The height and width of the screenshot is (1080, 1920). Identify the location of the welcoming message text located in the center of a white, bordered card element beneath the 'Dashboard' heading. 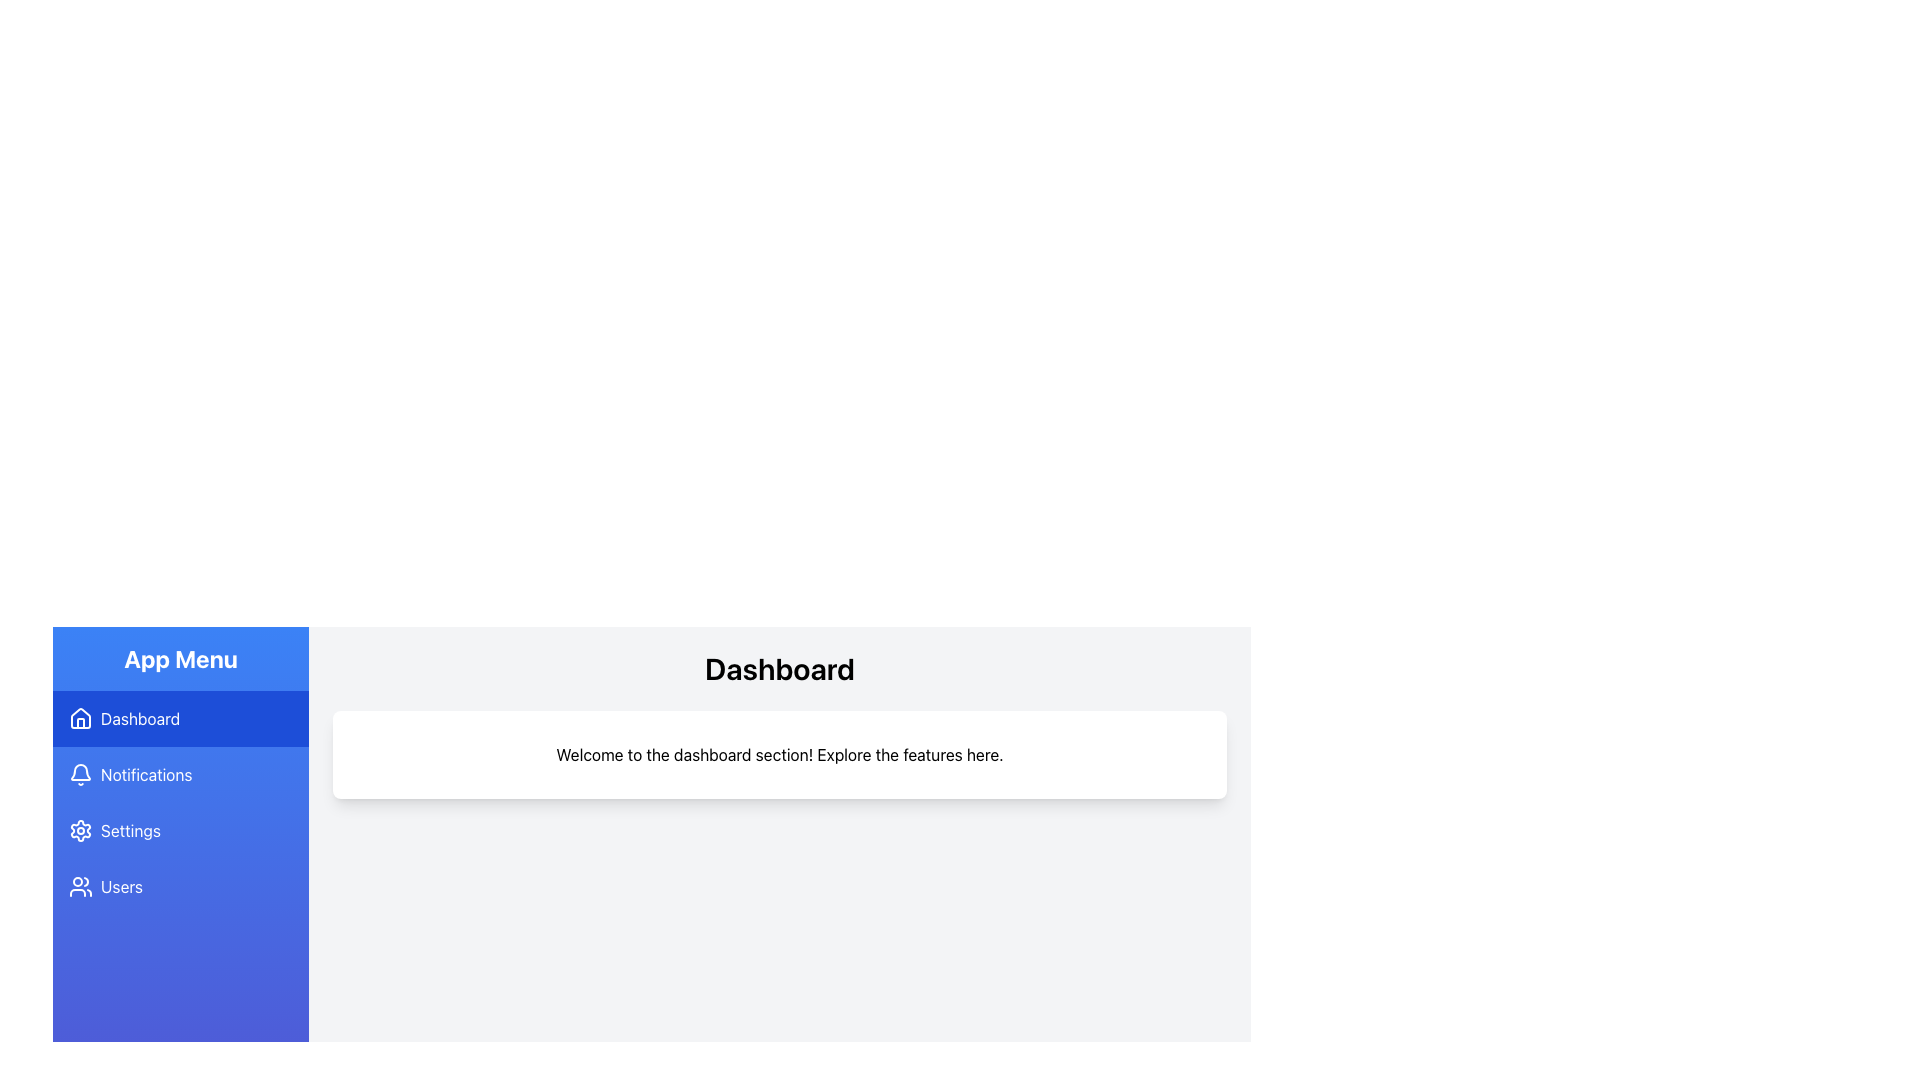
(778, 755).